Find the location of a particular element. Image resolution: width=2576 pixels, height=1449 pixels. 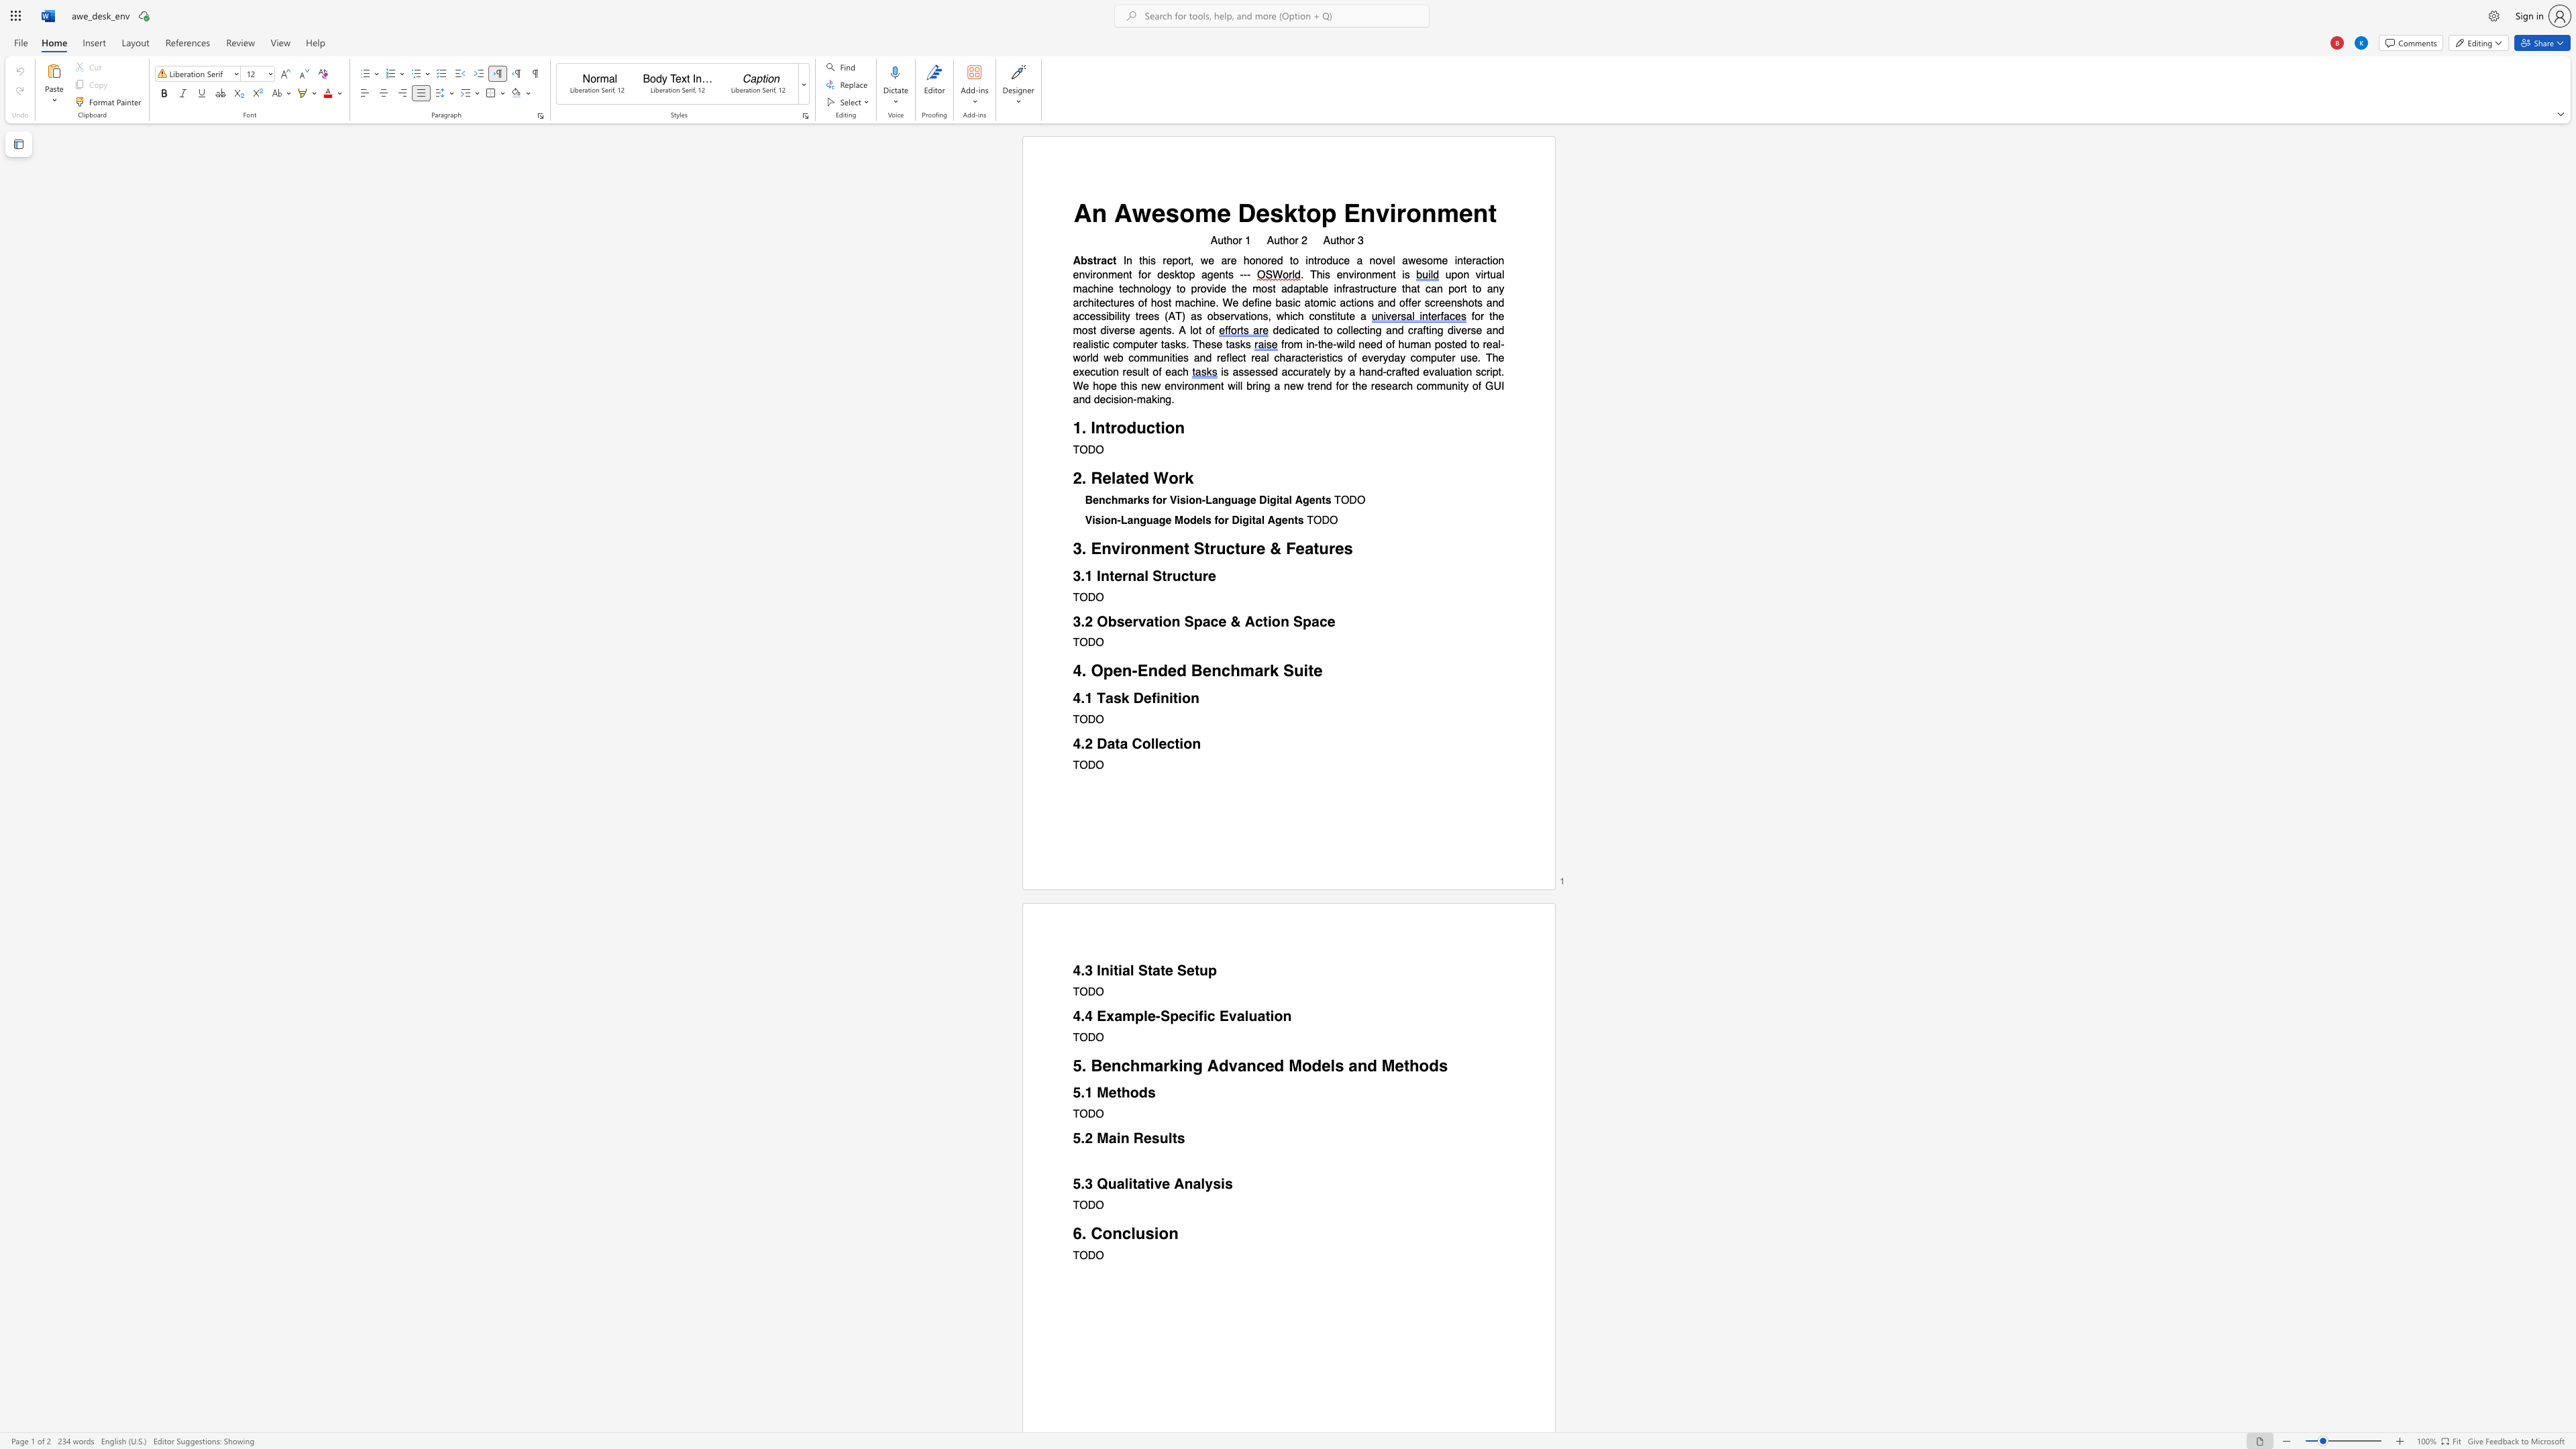

the 2th character "n" in the text is located at coordinates (1285, 386).